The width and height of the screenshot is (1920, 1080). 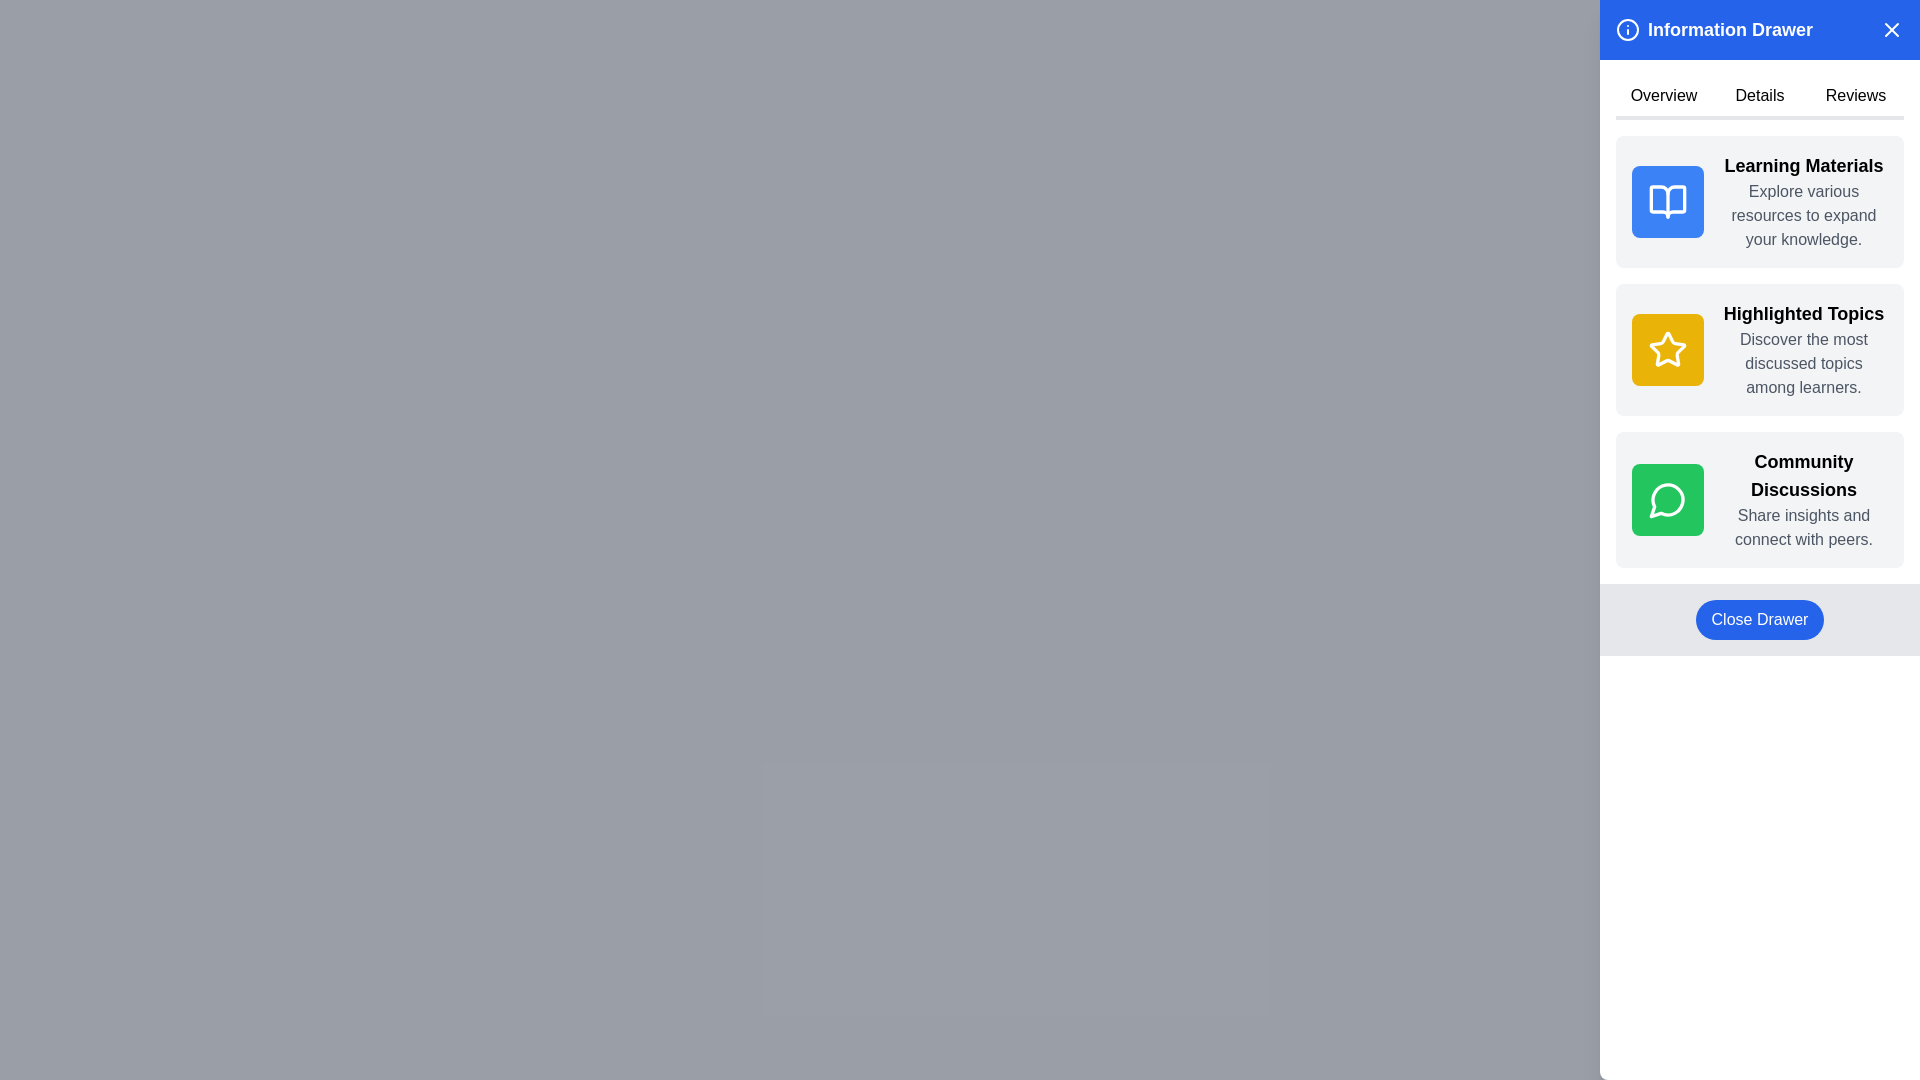 I want to click on the 'Details' tab button, which is the second tab in the navigation list of the 'Information Drawer', so click(x=1760, y=97).